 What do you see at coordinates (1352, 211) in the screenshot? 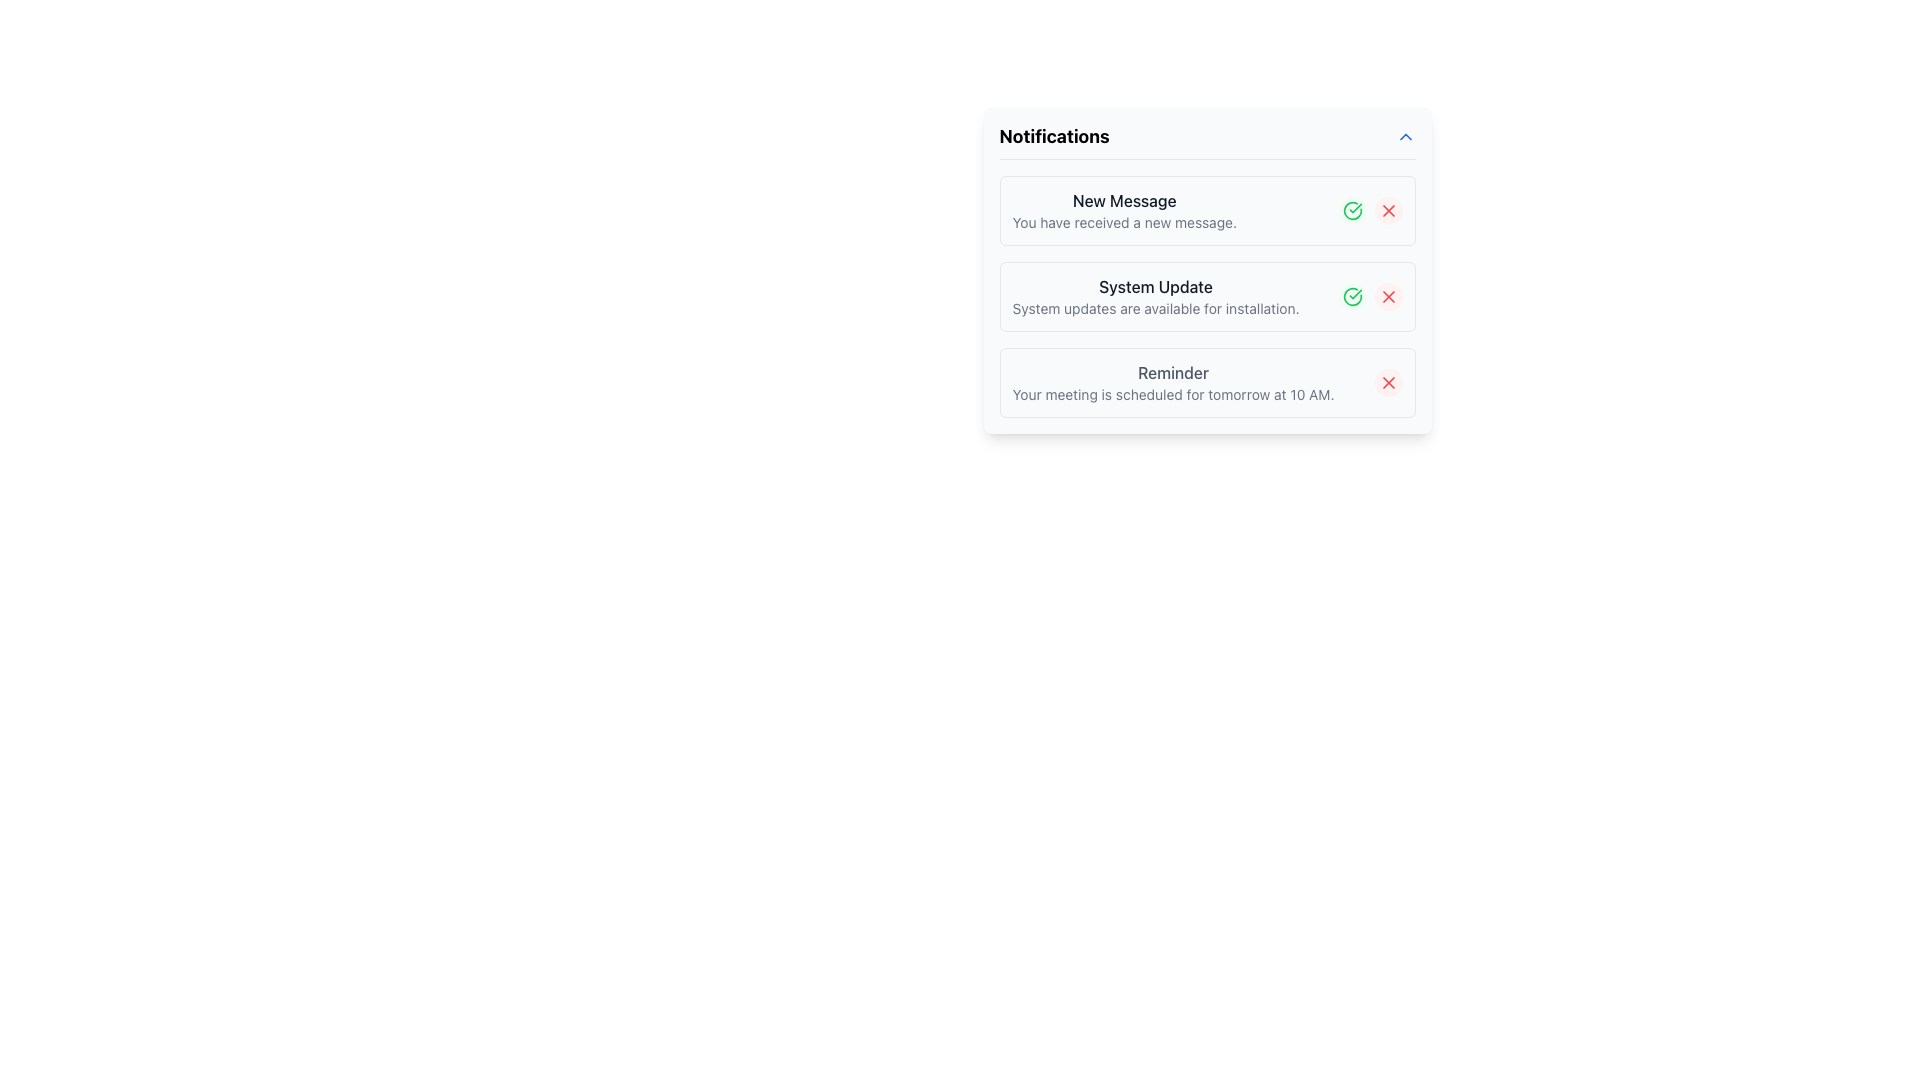
I see `the circular green button with a checkmark icon, located before the red 'Delete Notification' button in the notification panel` at bounding box center [1352, 211].